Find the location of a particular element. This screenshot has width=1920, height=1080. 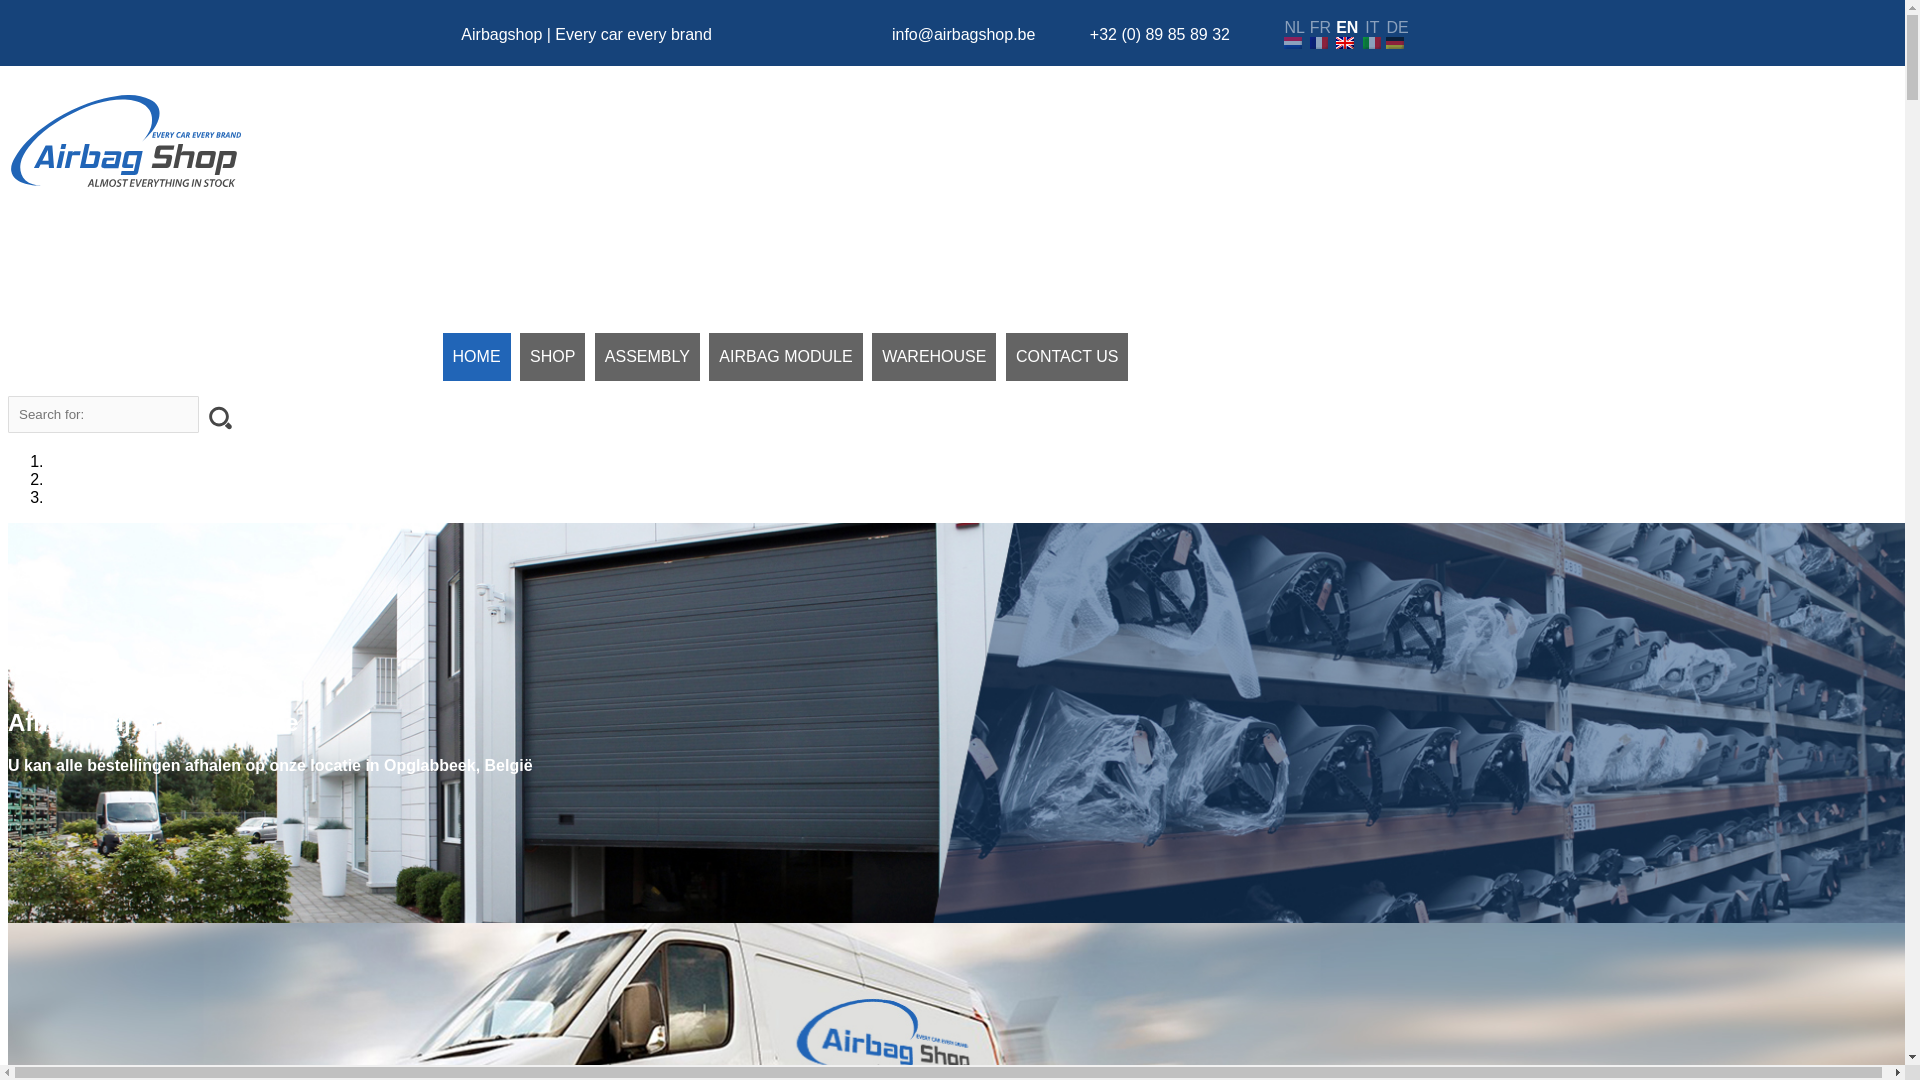

'EN' is located at coordinates (1347, 34).